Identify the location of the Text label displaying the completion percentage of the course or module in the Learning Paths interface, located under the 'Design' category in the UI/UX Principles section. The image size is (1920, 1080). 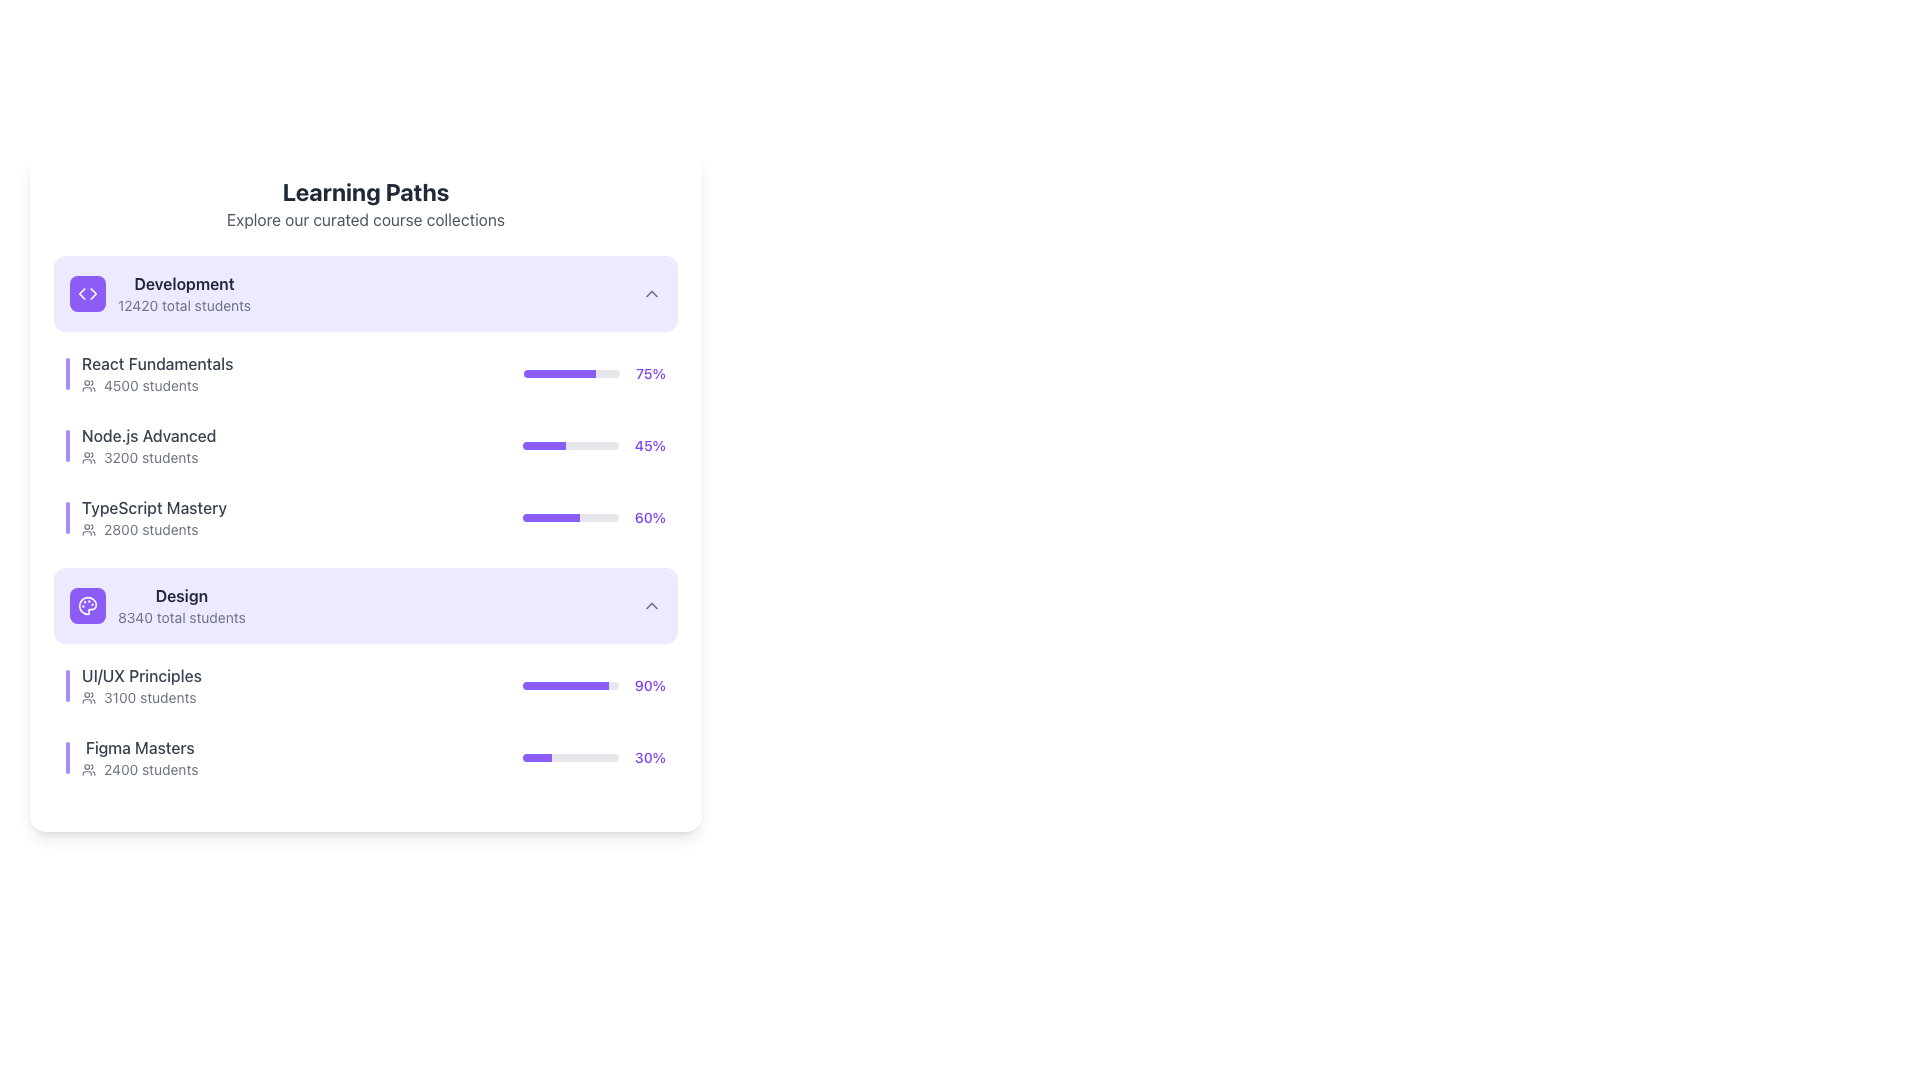
(650, 685).